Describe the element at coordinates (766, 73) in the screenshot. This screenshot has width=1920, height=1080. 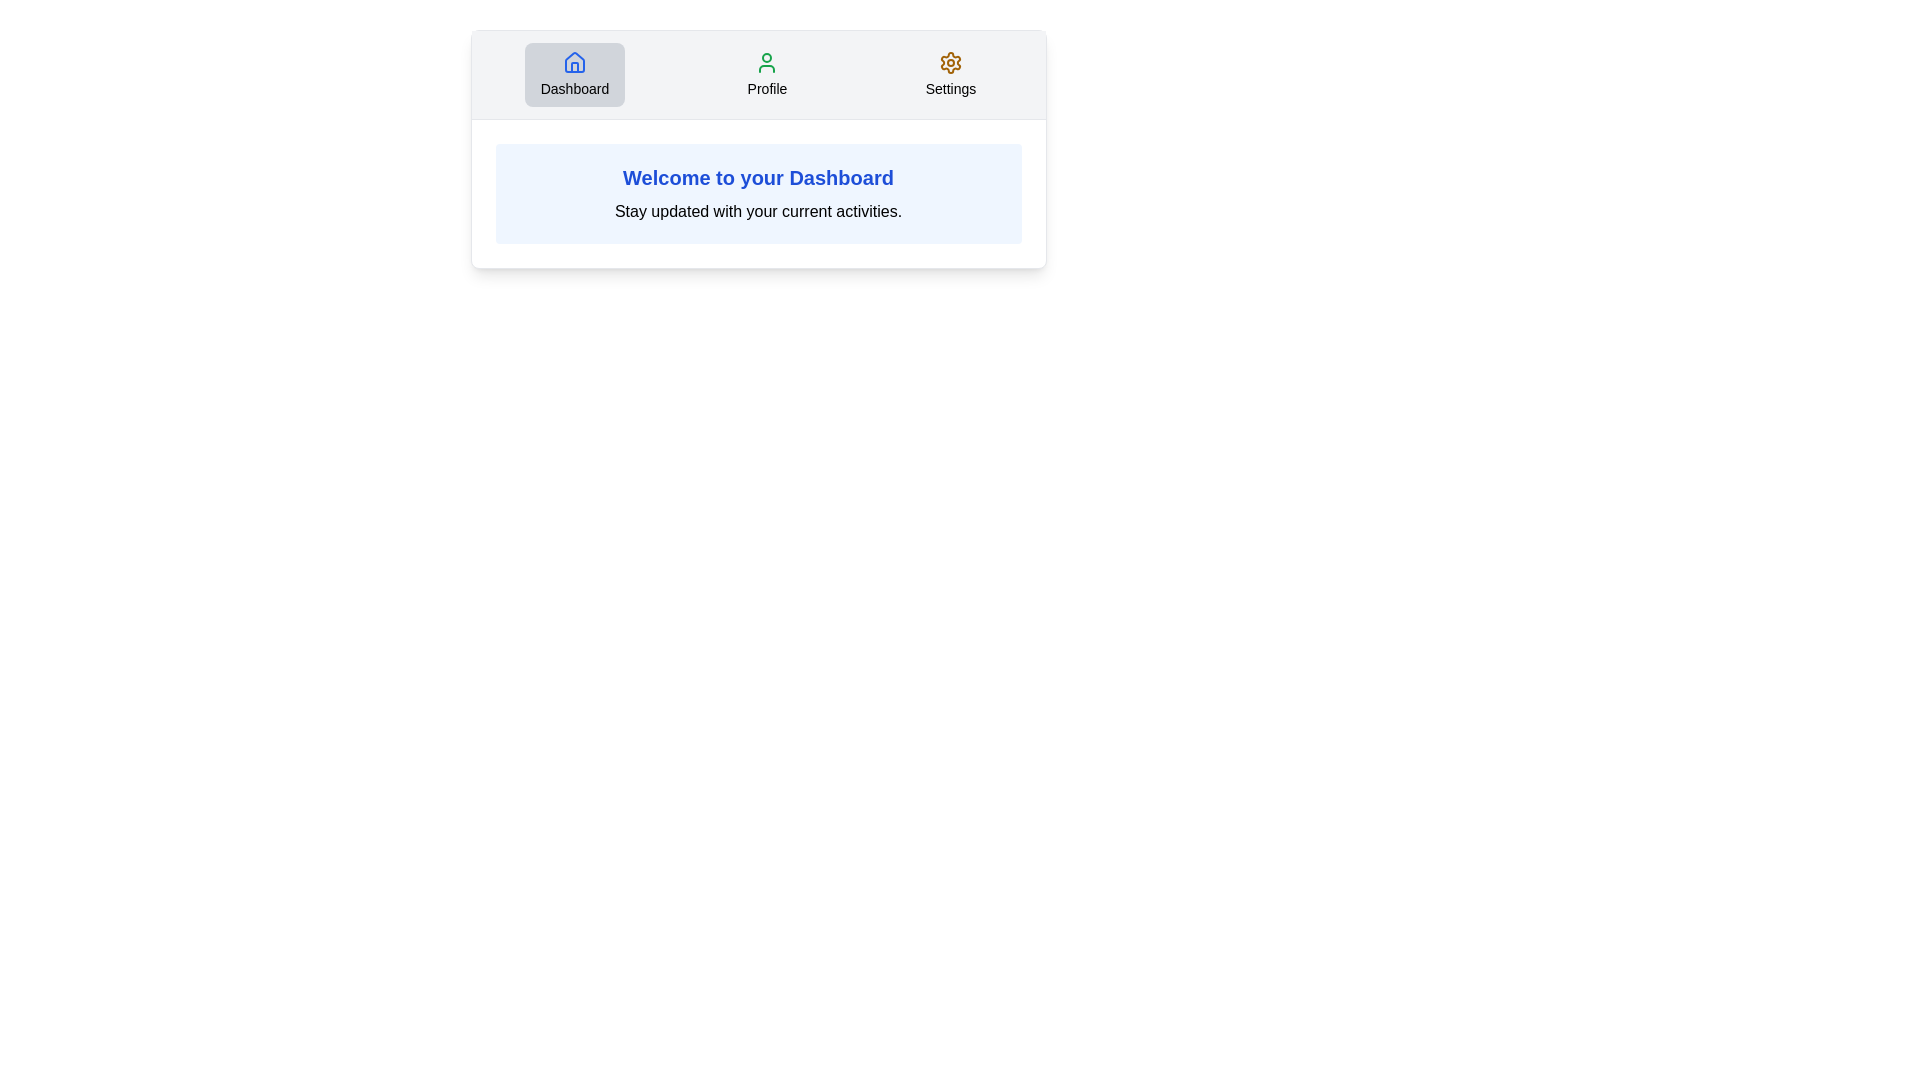
I see `the tab labeled Profile` at that location.